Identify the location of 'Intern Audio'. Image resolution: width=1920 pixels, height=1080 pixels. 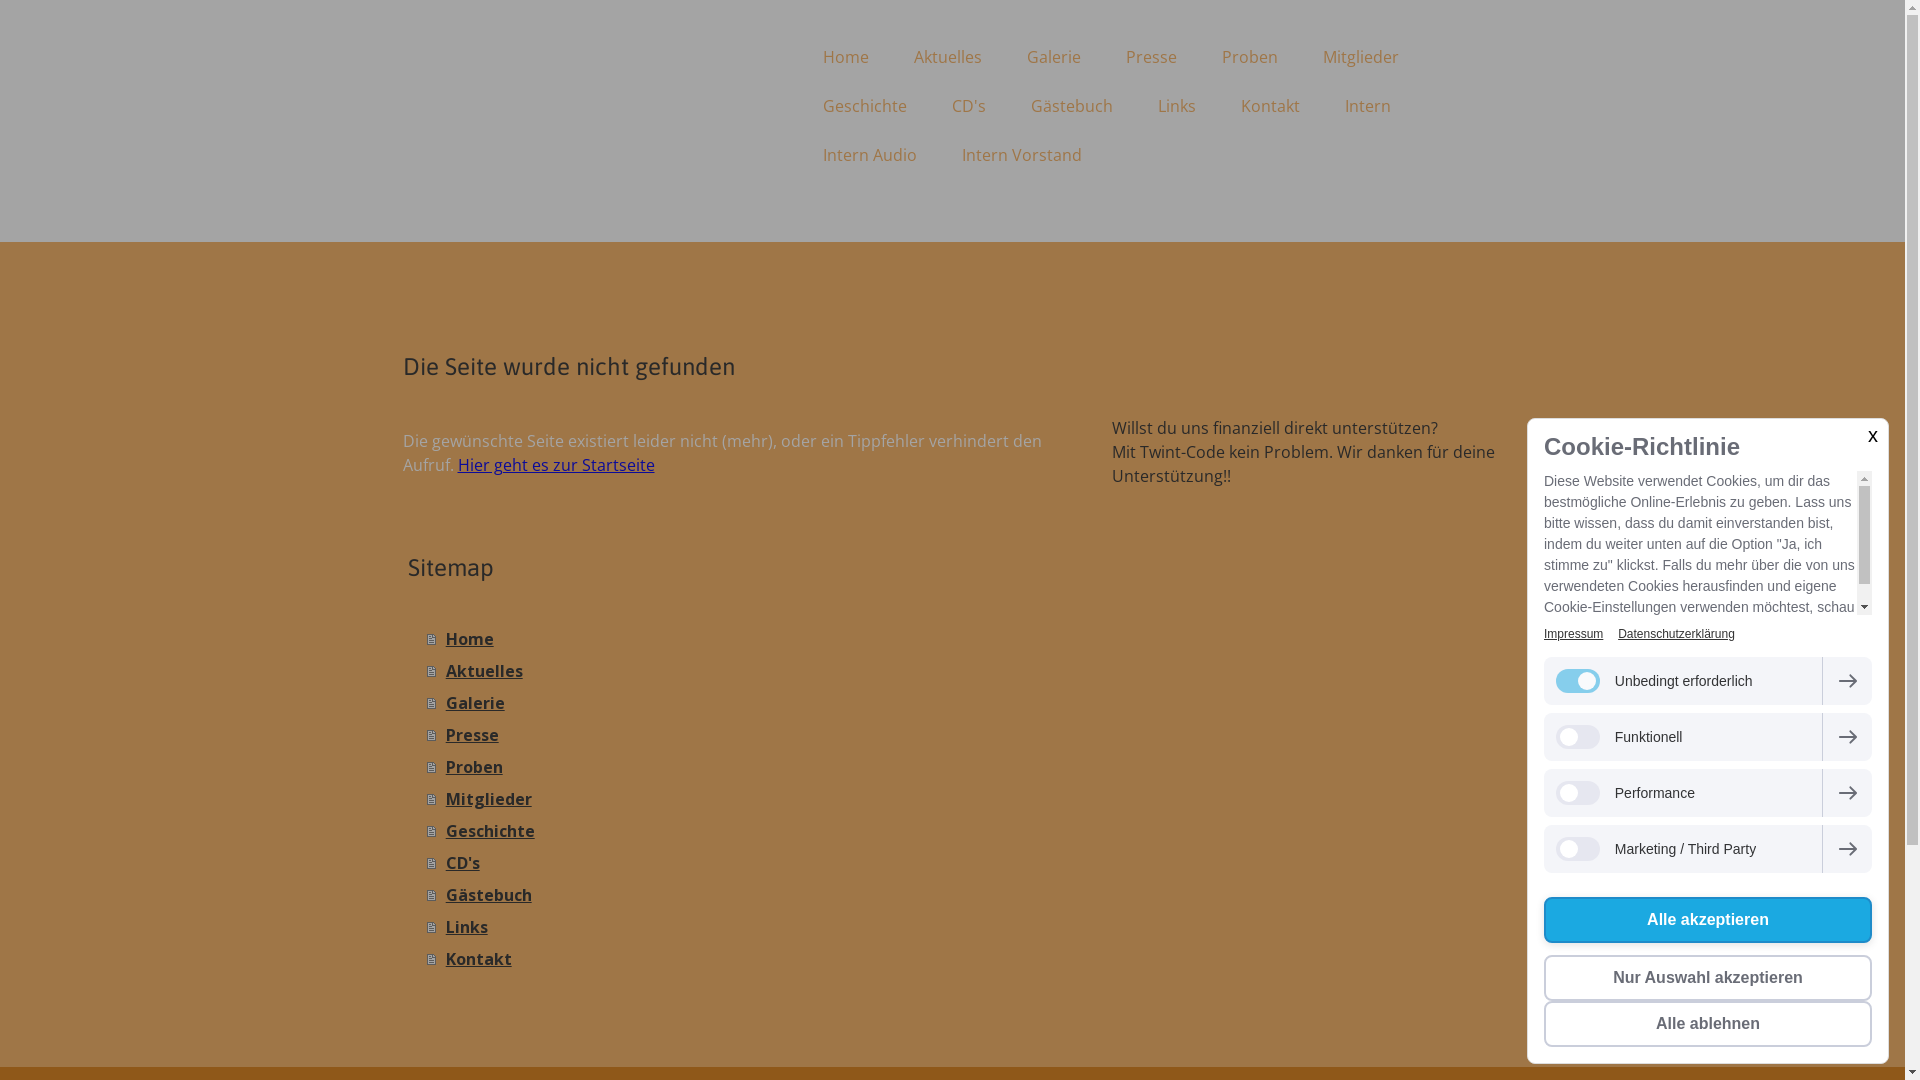
(801, 153).